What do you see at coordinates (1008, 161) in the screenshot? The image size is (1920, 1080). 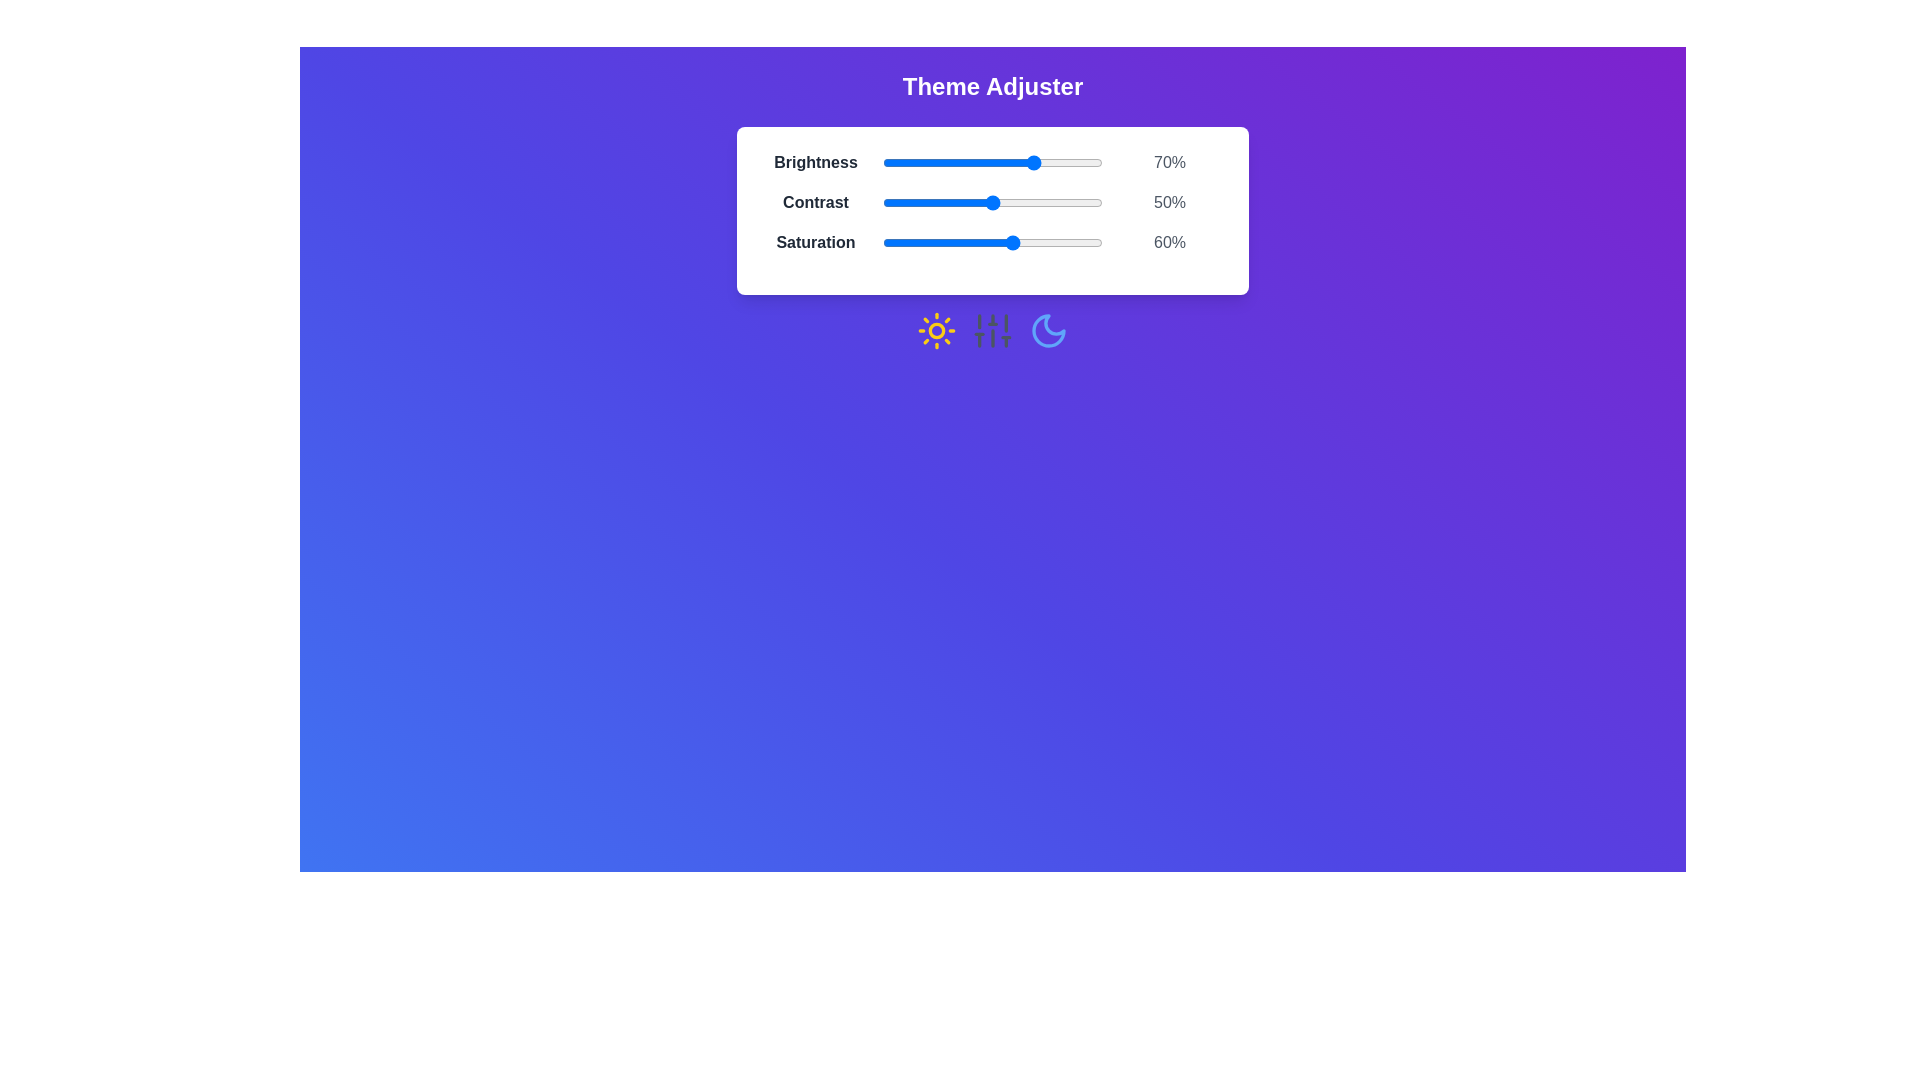 I see `the 0 slider to 57%` at bounding box center [1008, 161].